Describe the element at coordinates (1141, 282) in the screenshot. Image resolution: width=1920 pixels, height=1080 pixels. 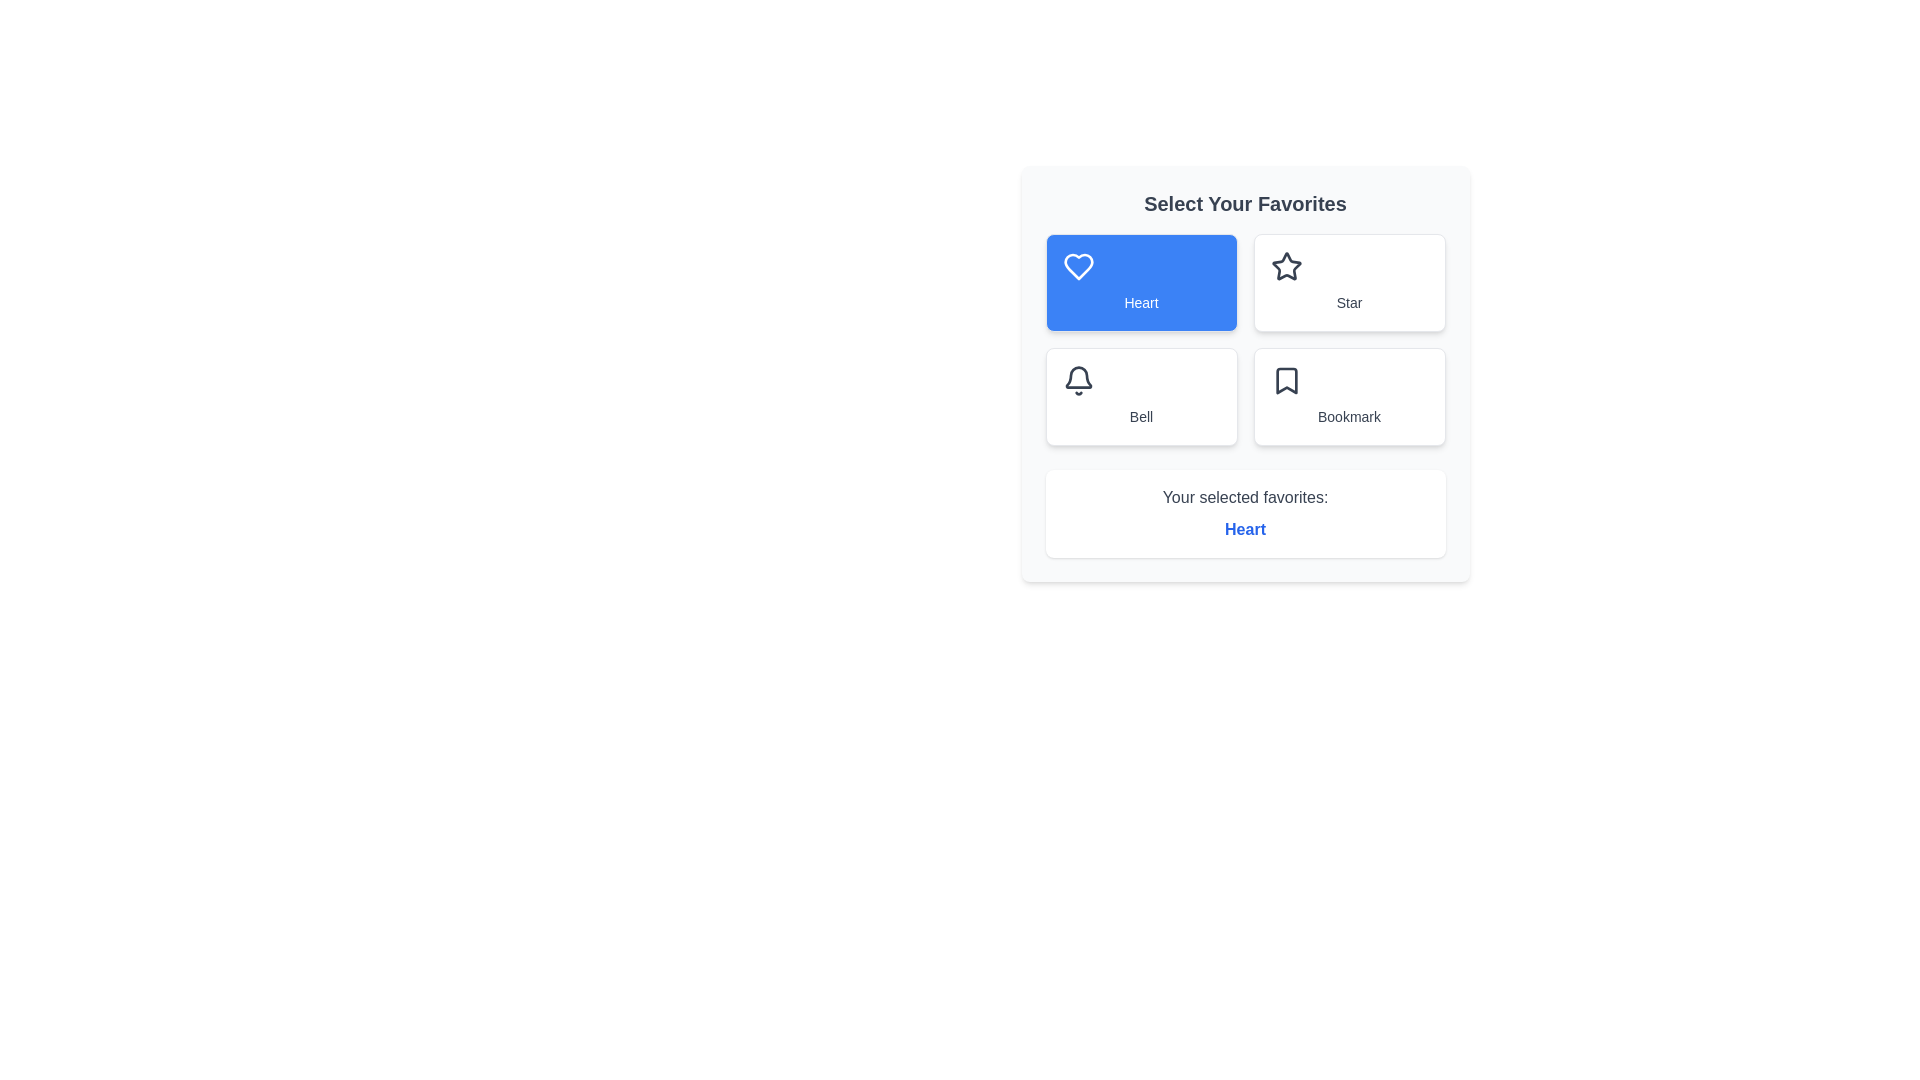
I see `the favorite icon Heart` at that location.